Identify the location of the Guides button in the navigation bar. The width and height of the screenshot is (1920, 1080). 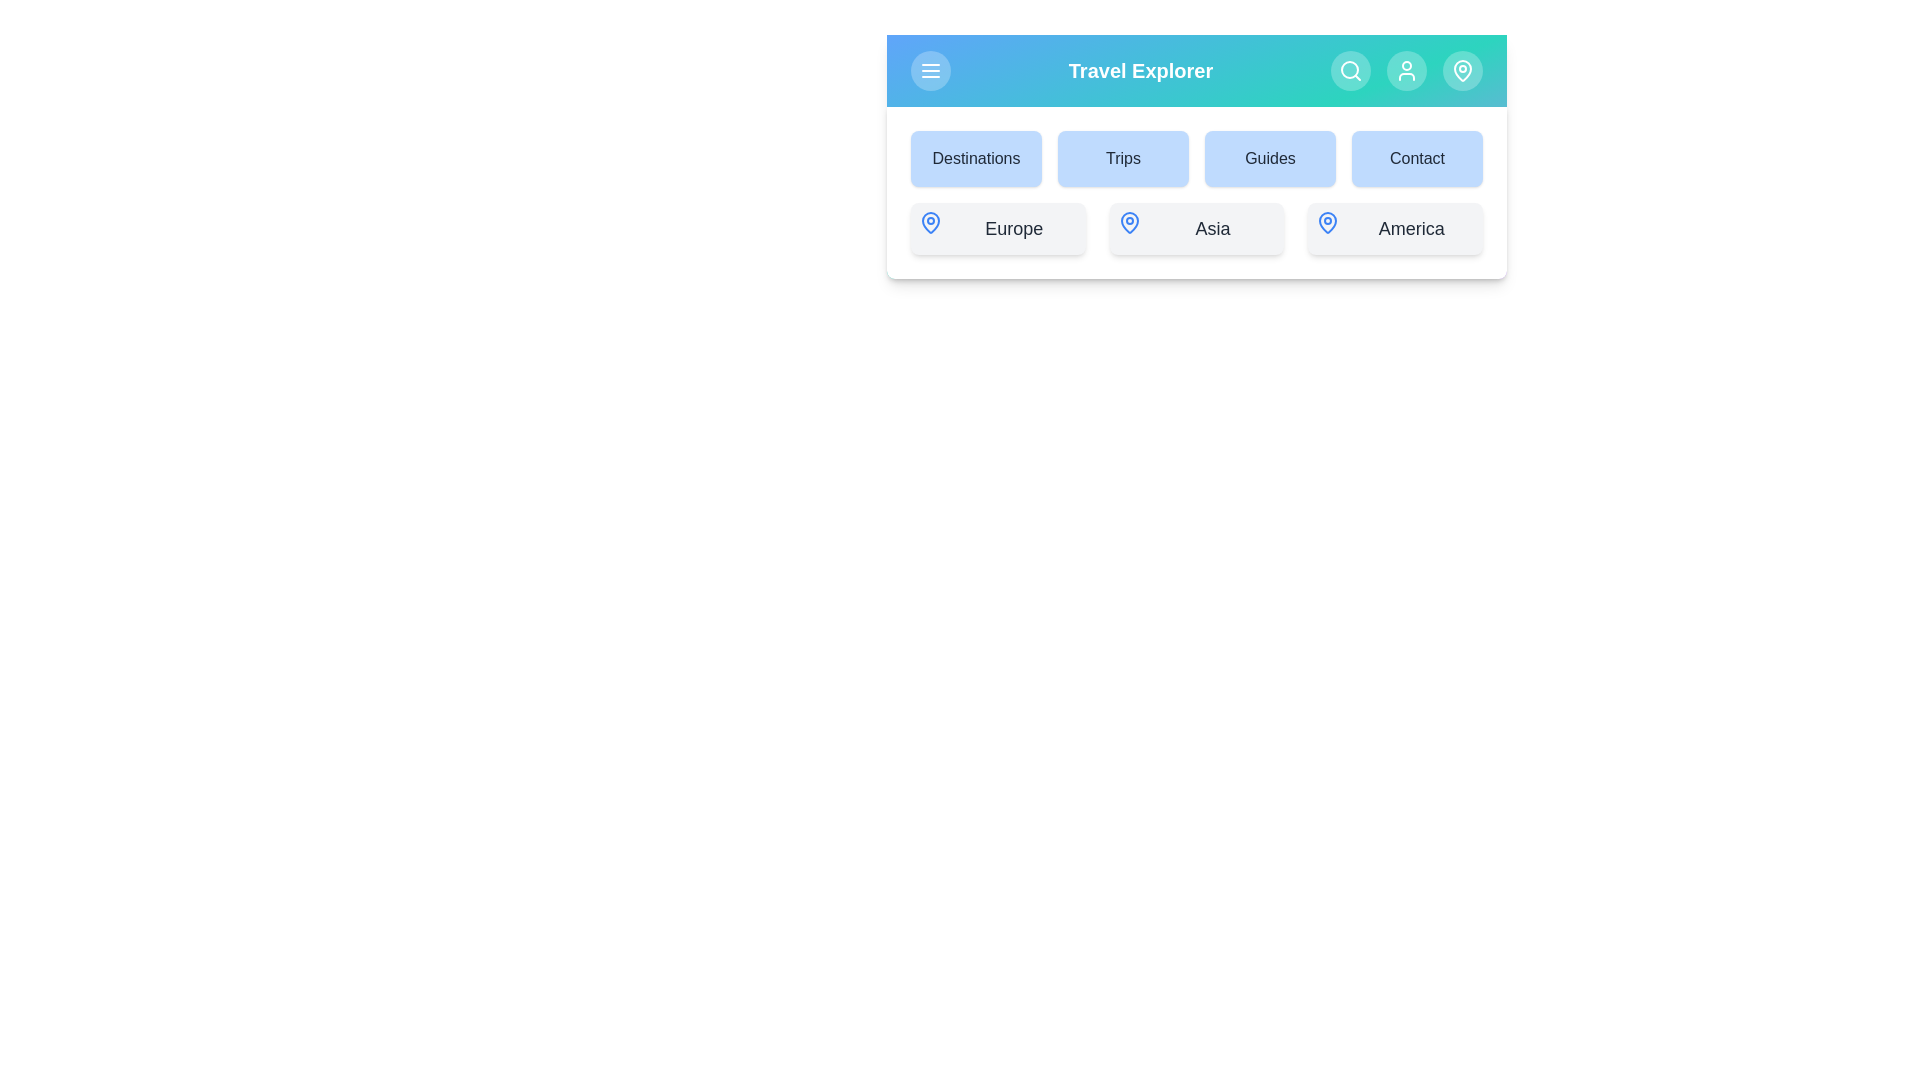
(1269, 157).